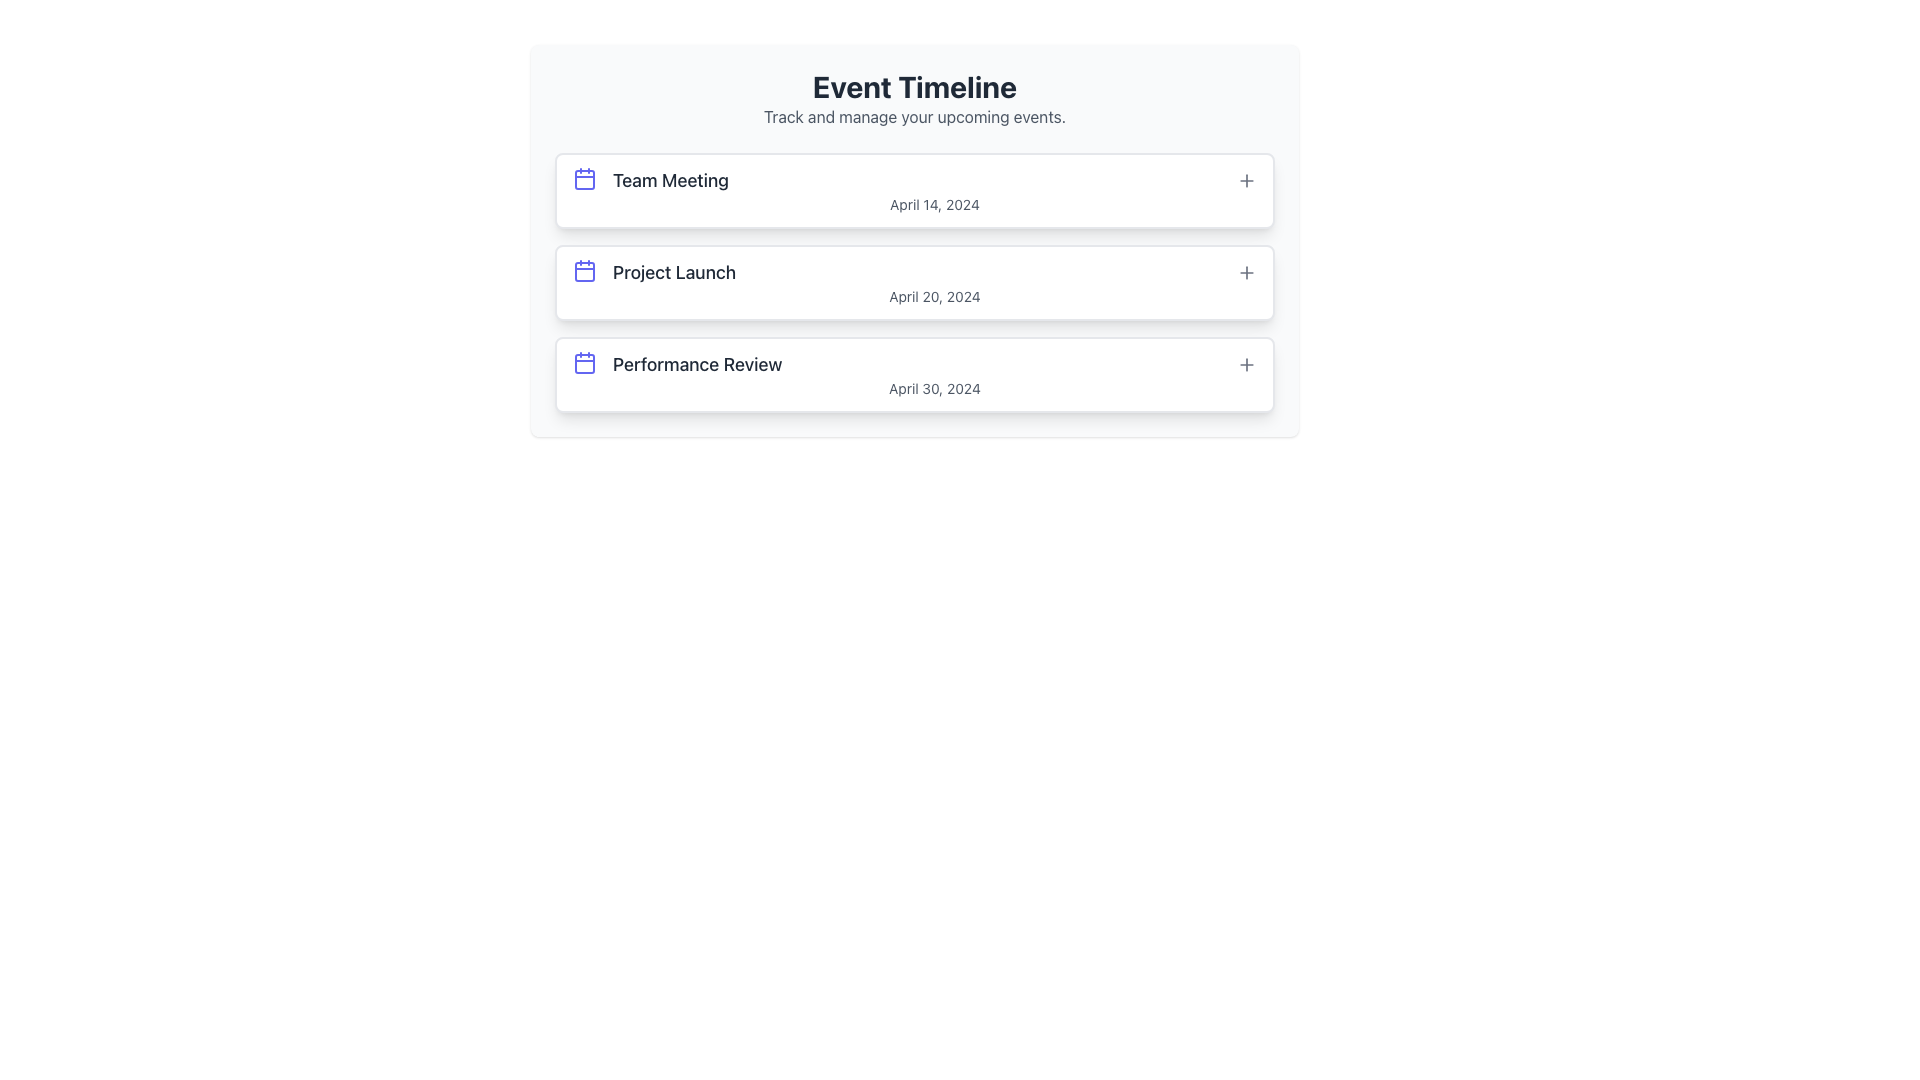  I want to click on the 'Project Launch' text label which displays event details in a bold, dark gray font, positioned between 'Team Meeting' and 'Performance Review', so click(674, 273).